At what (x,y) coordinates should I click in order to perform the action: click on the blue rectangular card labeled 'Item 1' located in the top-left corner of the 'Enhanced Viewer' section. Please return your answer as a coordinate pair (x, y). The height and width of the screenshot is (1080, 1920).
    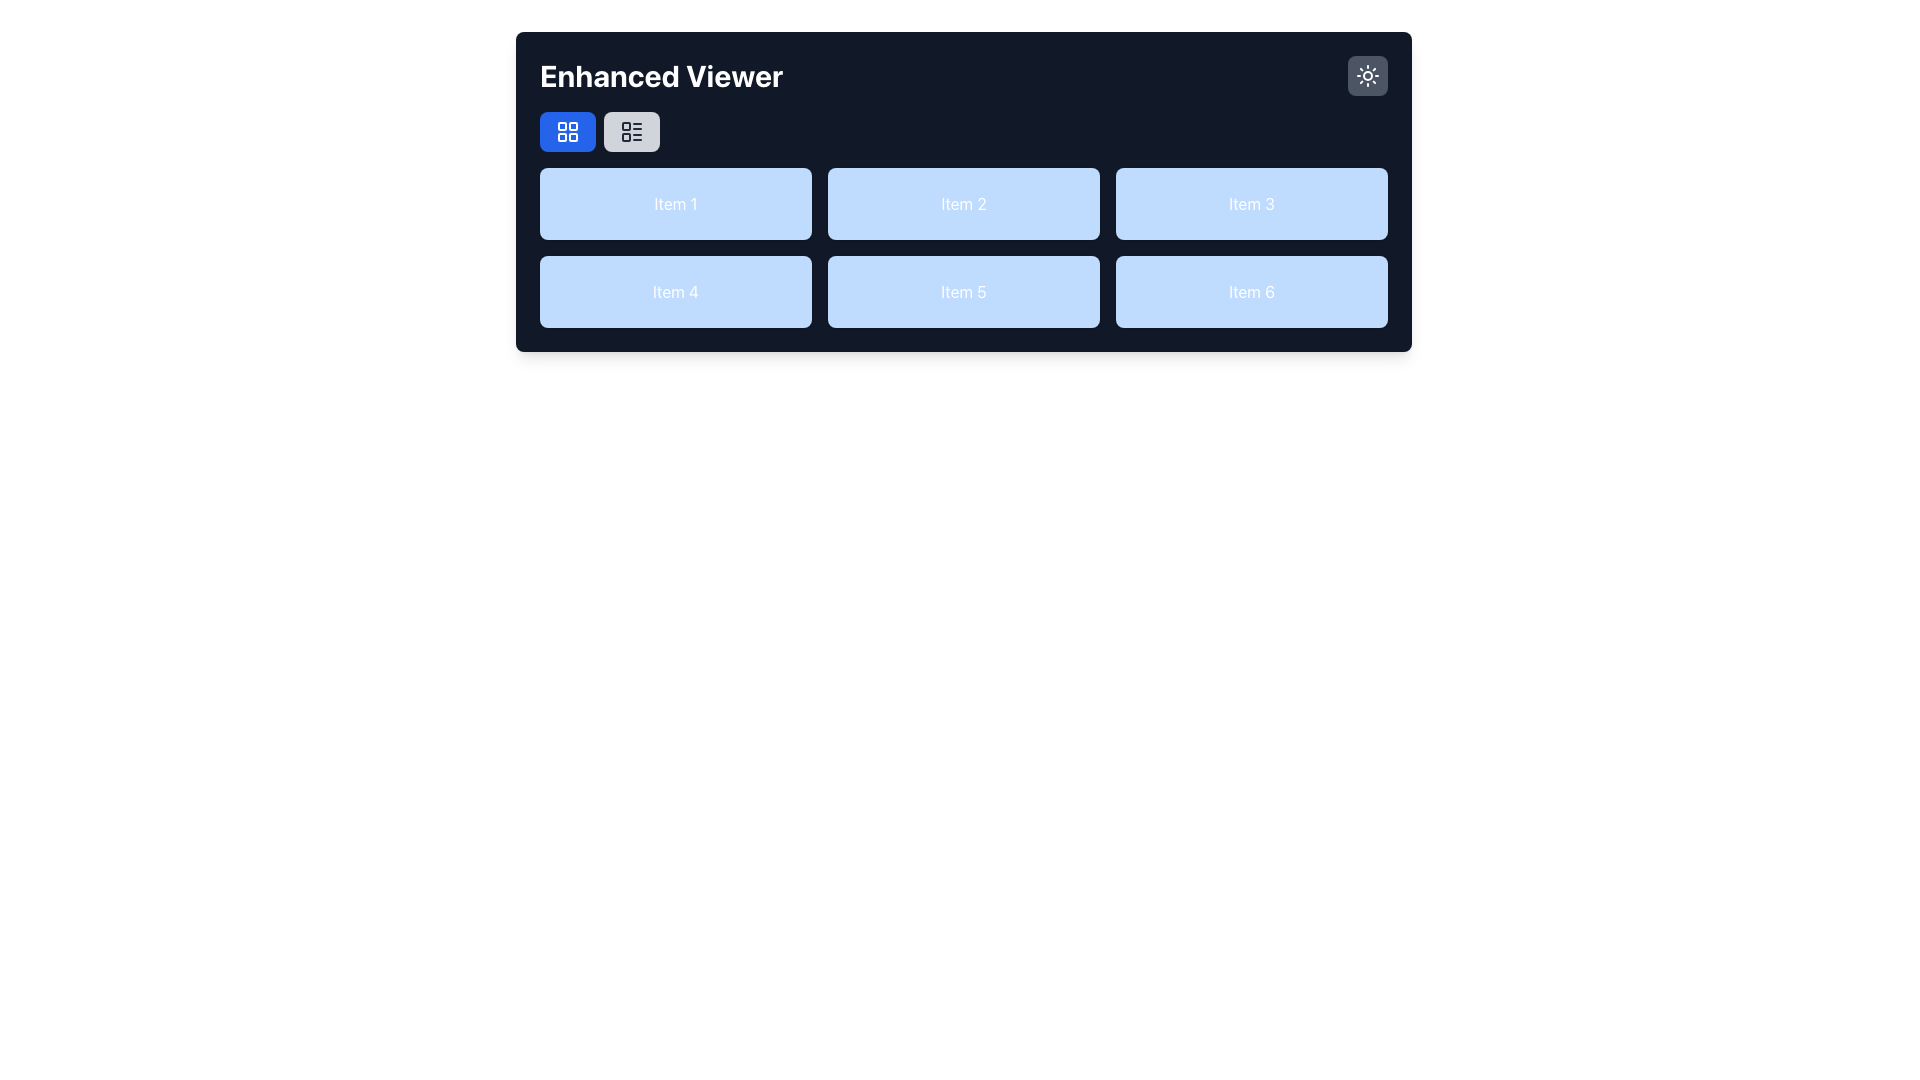
    Looking at the image, I should click on (676, 204).